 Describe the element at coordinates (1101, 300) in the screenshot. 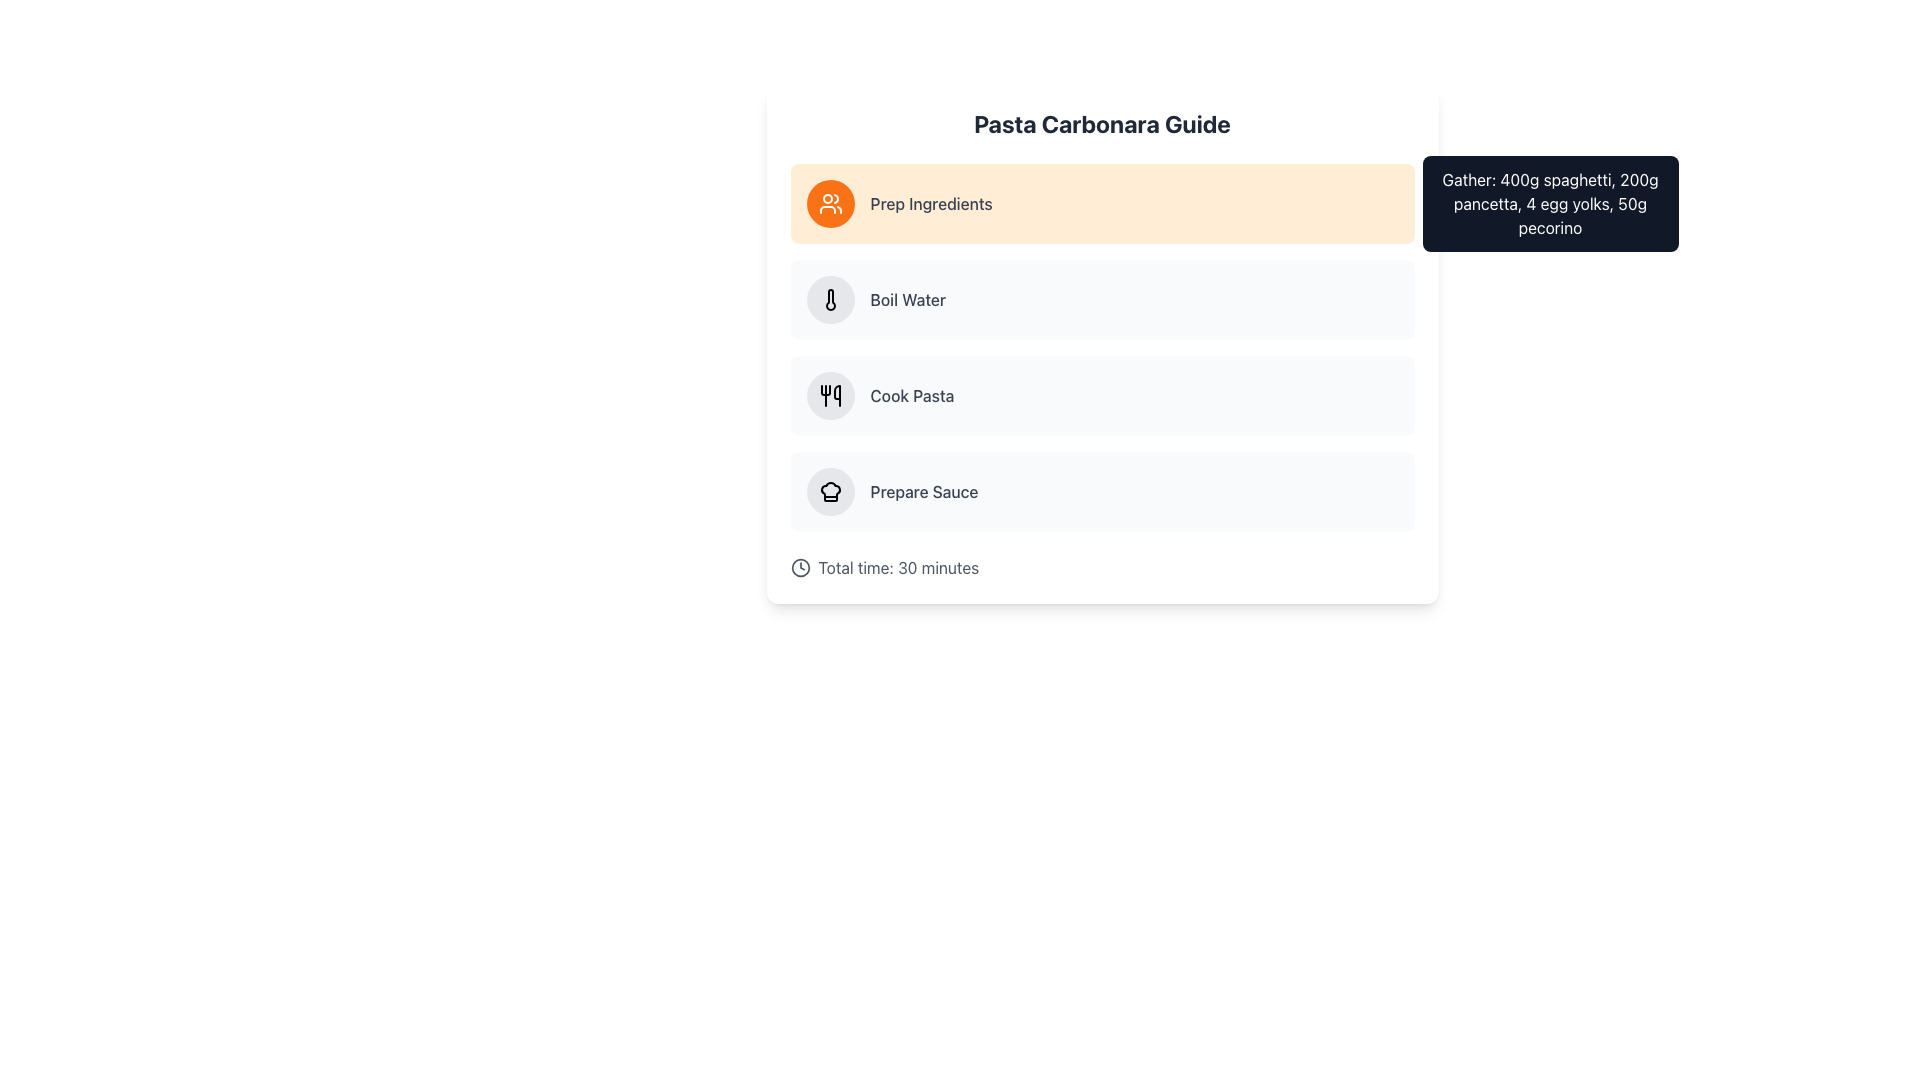

I see `the second list item` at that location.